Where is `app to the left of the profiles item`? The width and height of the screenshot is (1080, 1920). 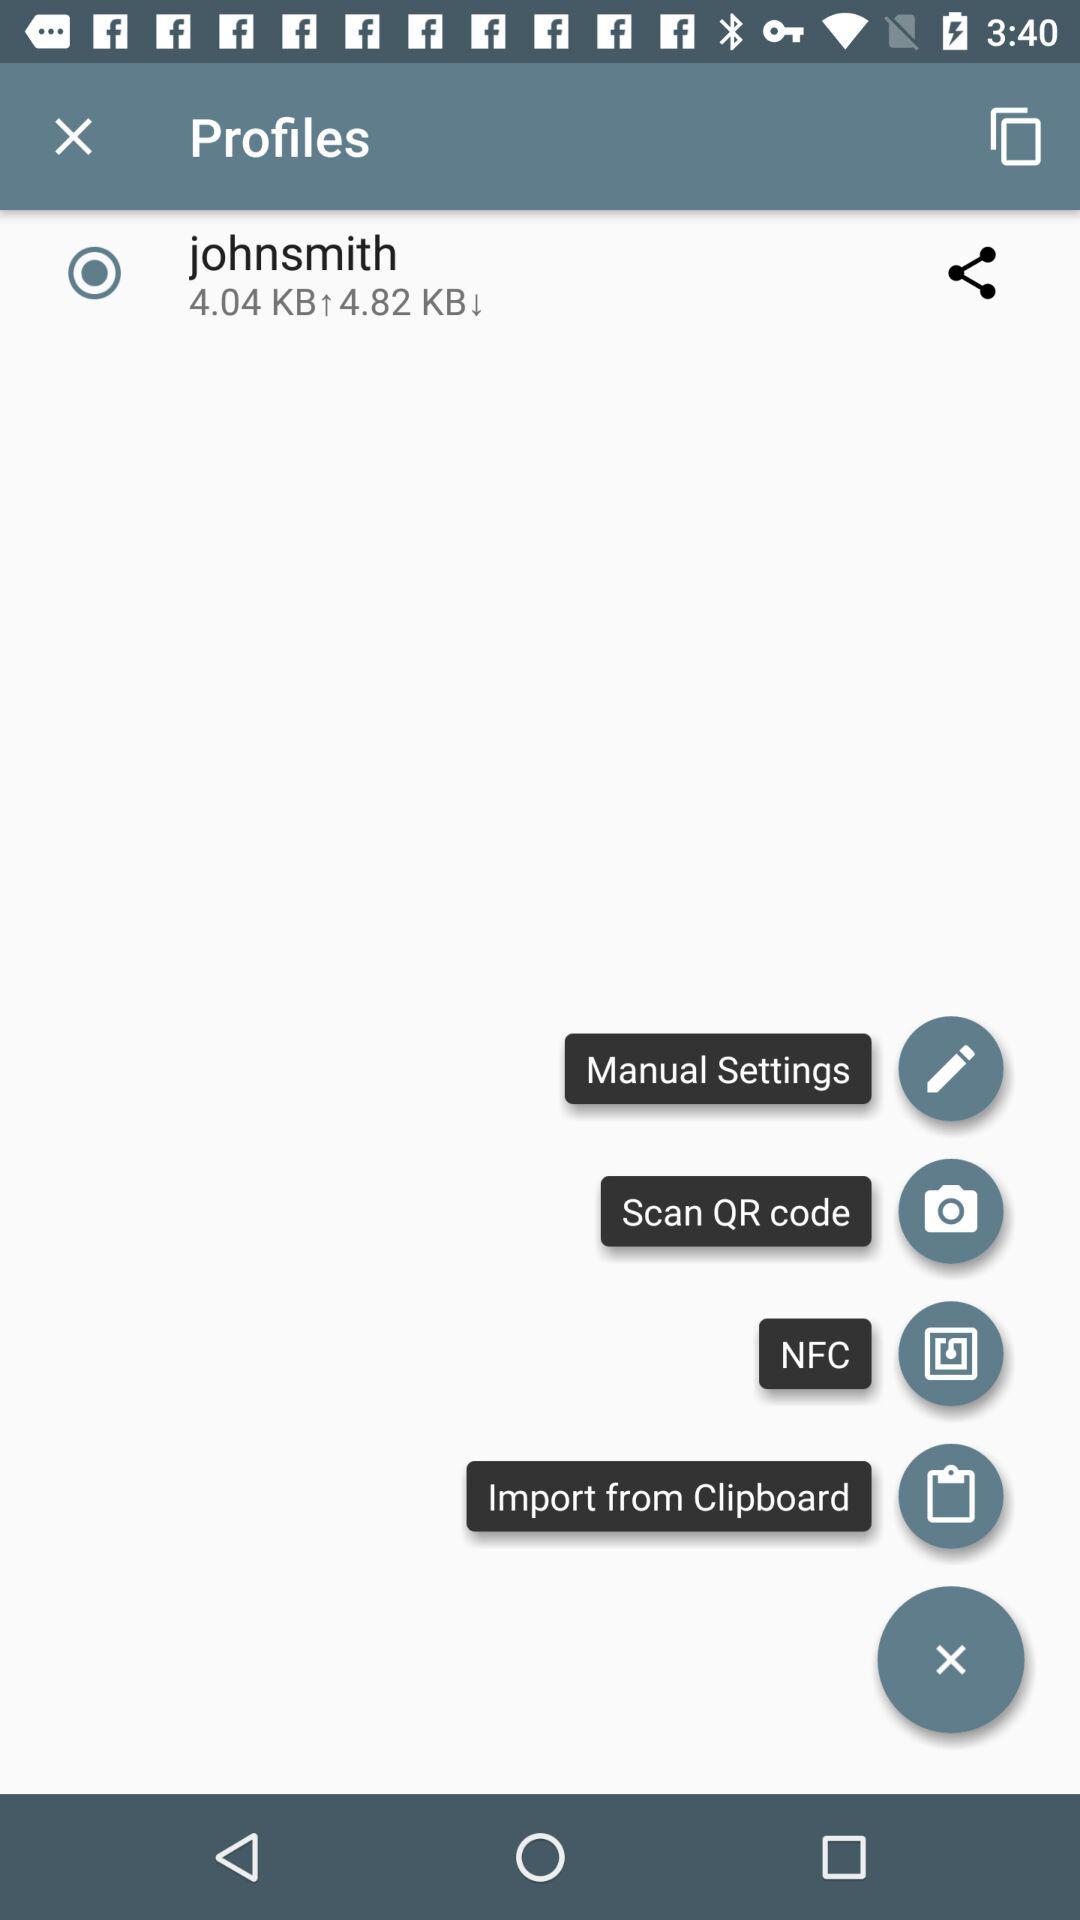
app to the left of the profiles item is located at coordinates (72, 135).